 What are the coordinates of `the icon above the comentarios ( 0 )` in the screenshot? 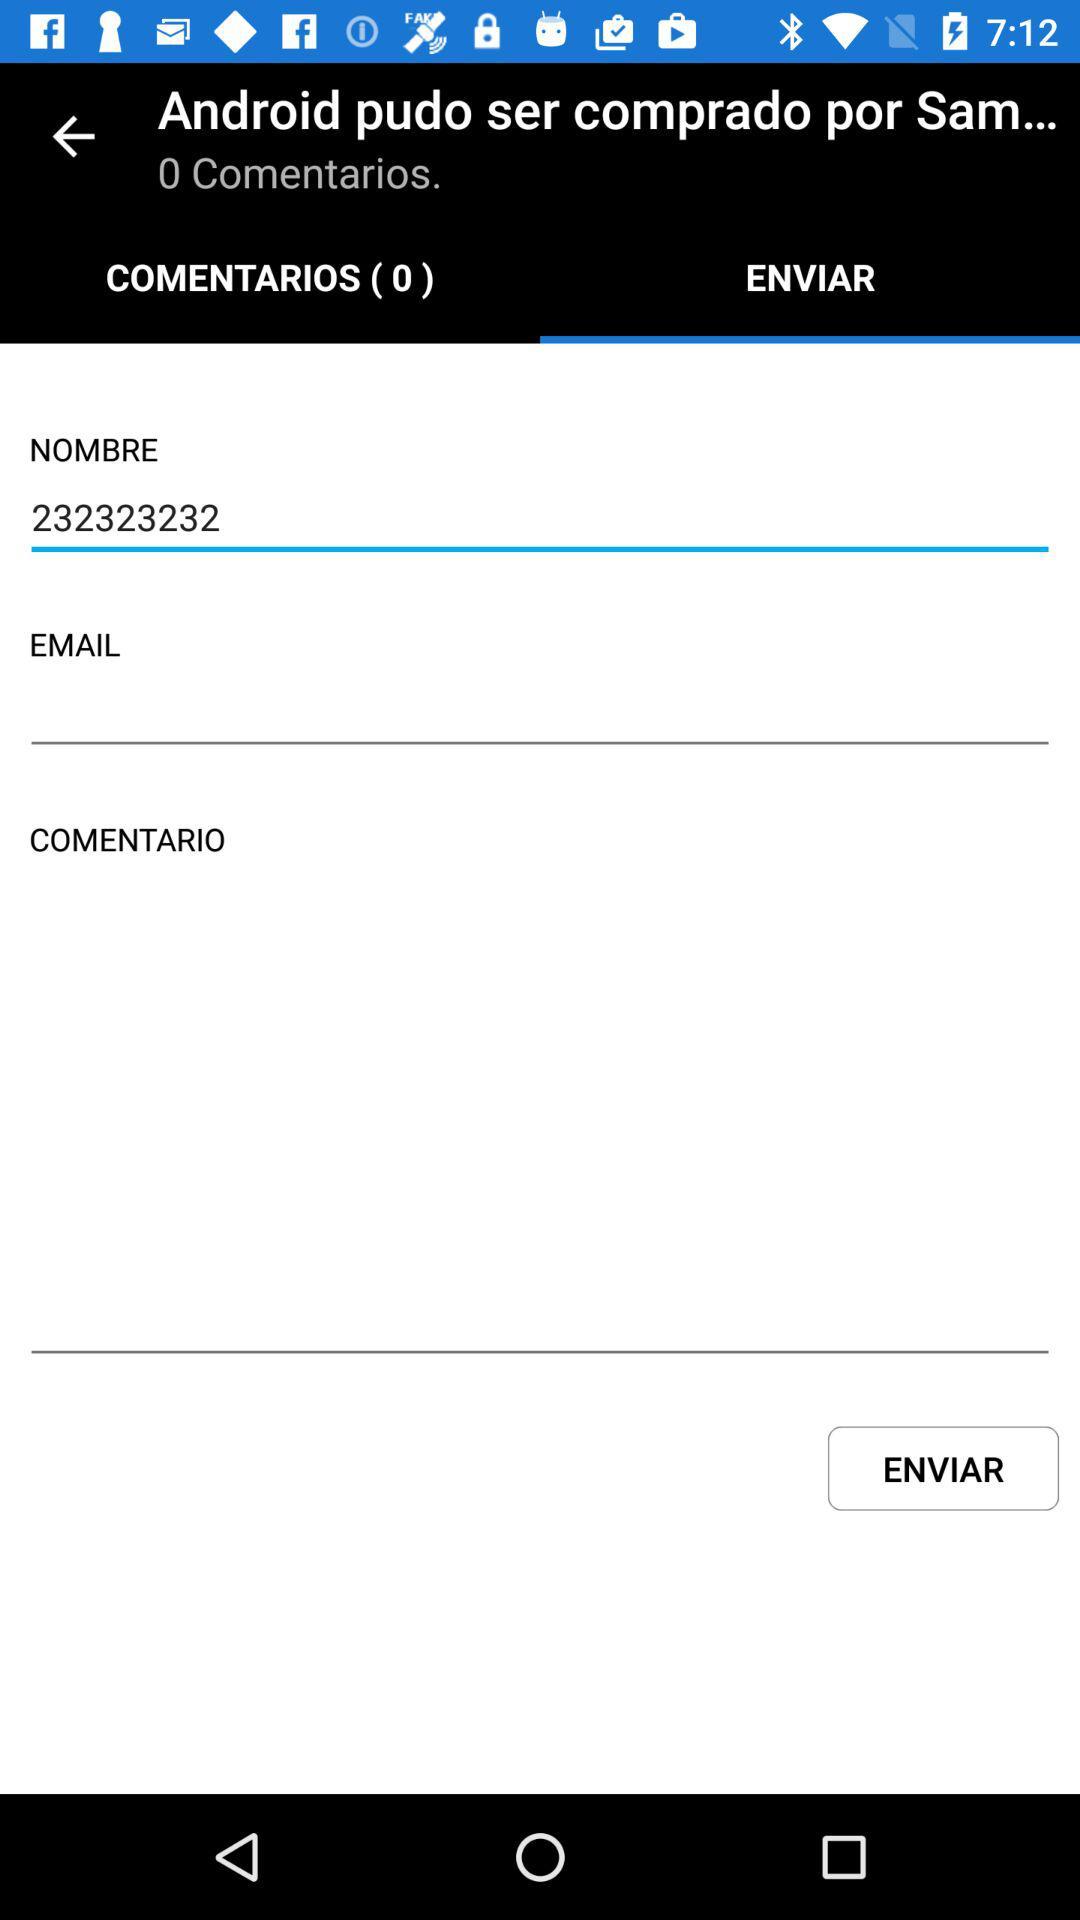 It's located at (72, 135).